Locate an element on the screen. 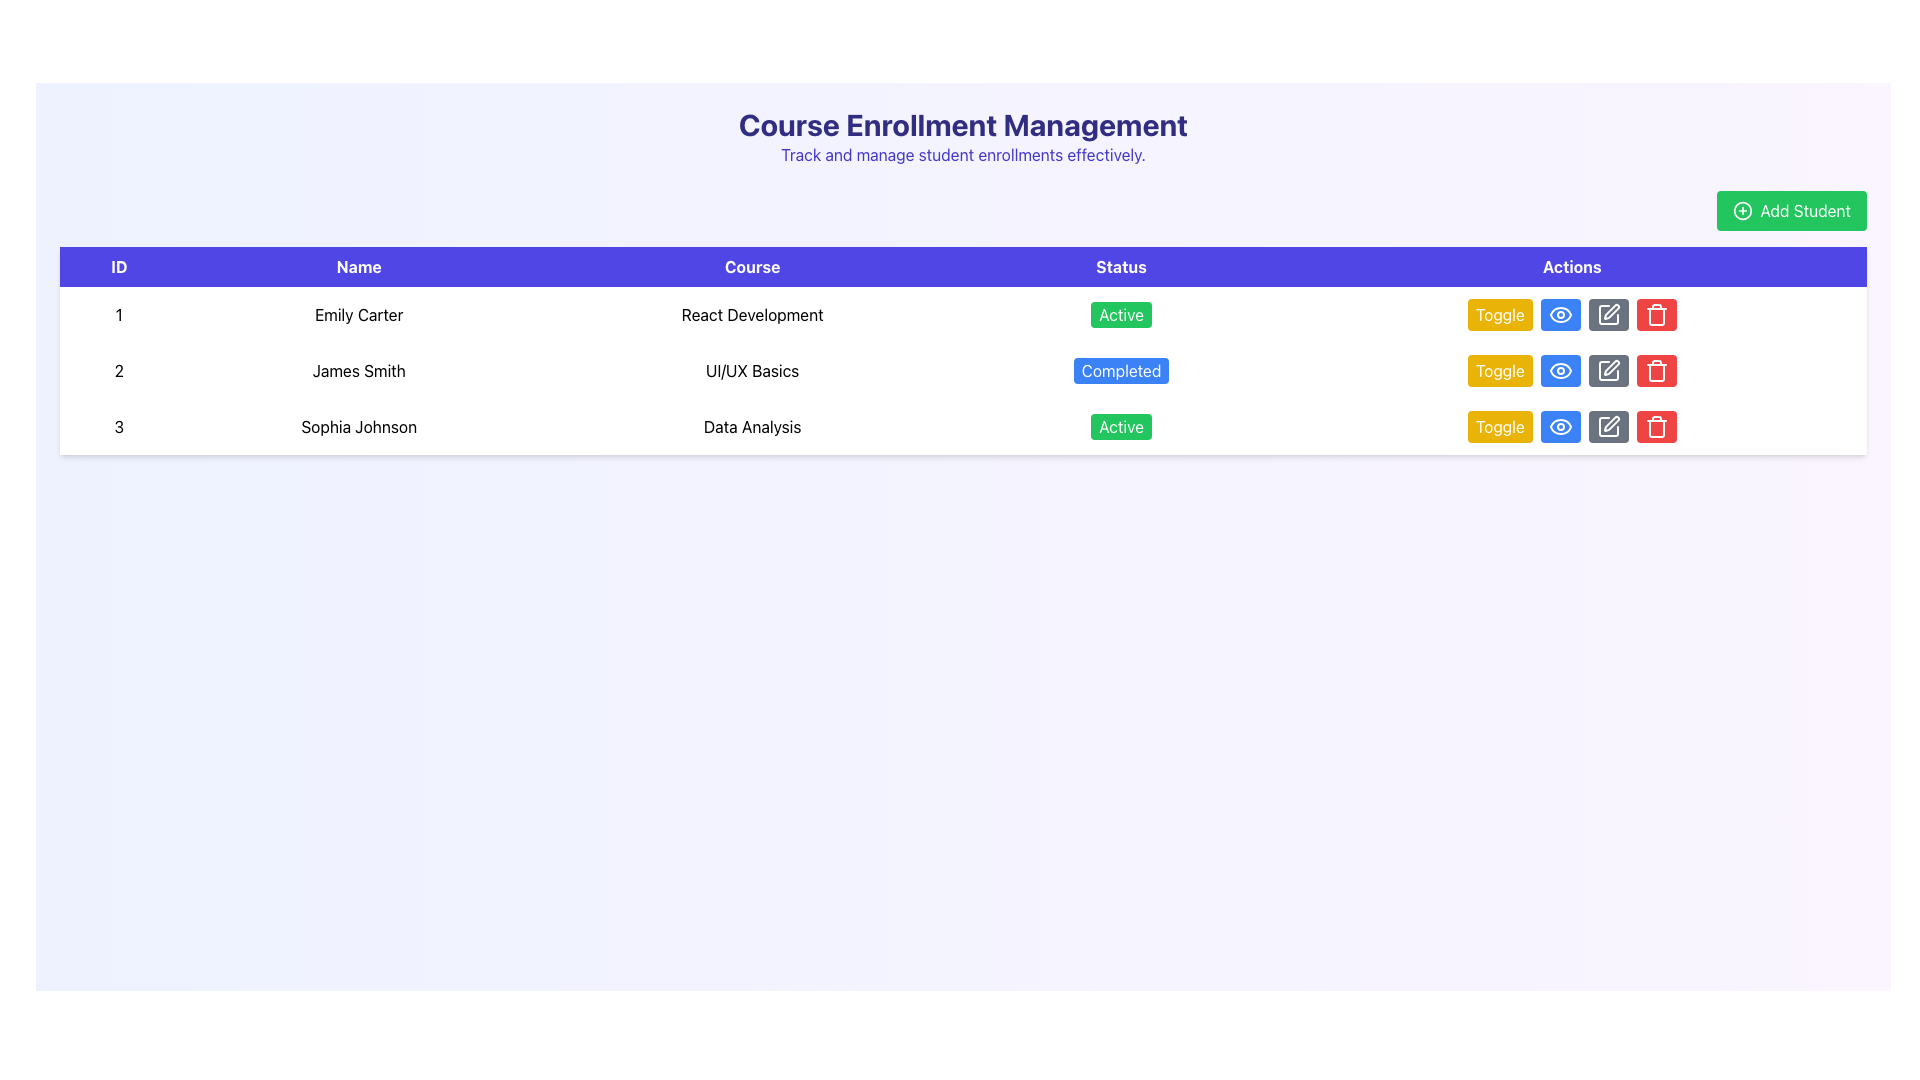 The image size is (1920, 1080). the small, square grey button with rounded corners that contains a white pencil icon, located within the action menu of the third row of the table is located at coordinates (1608, 426).